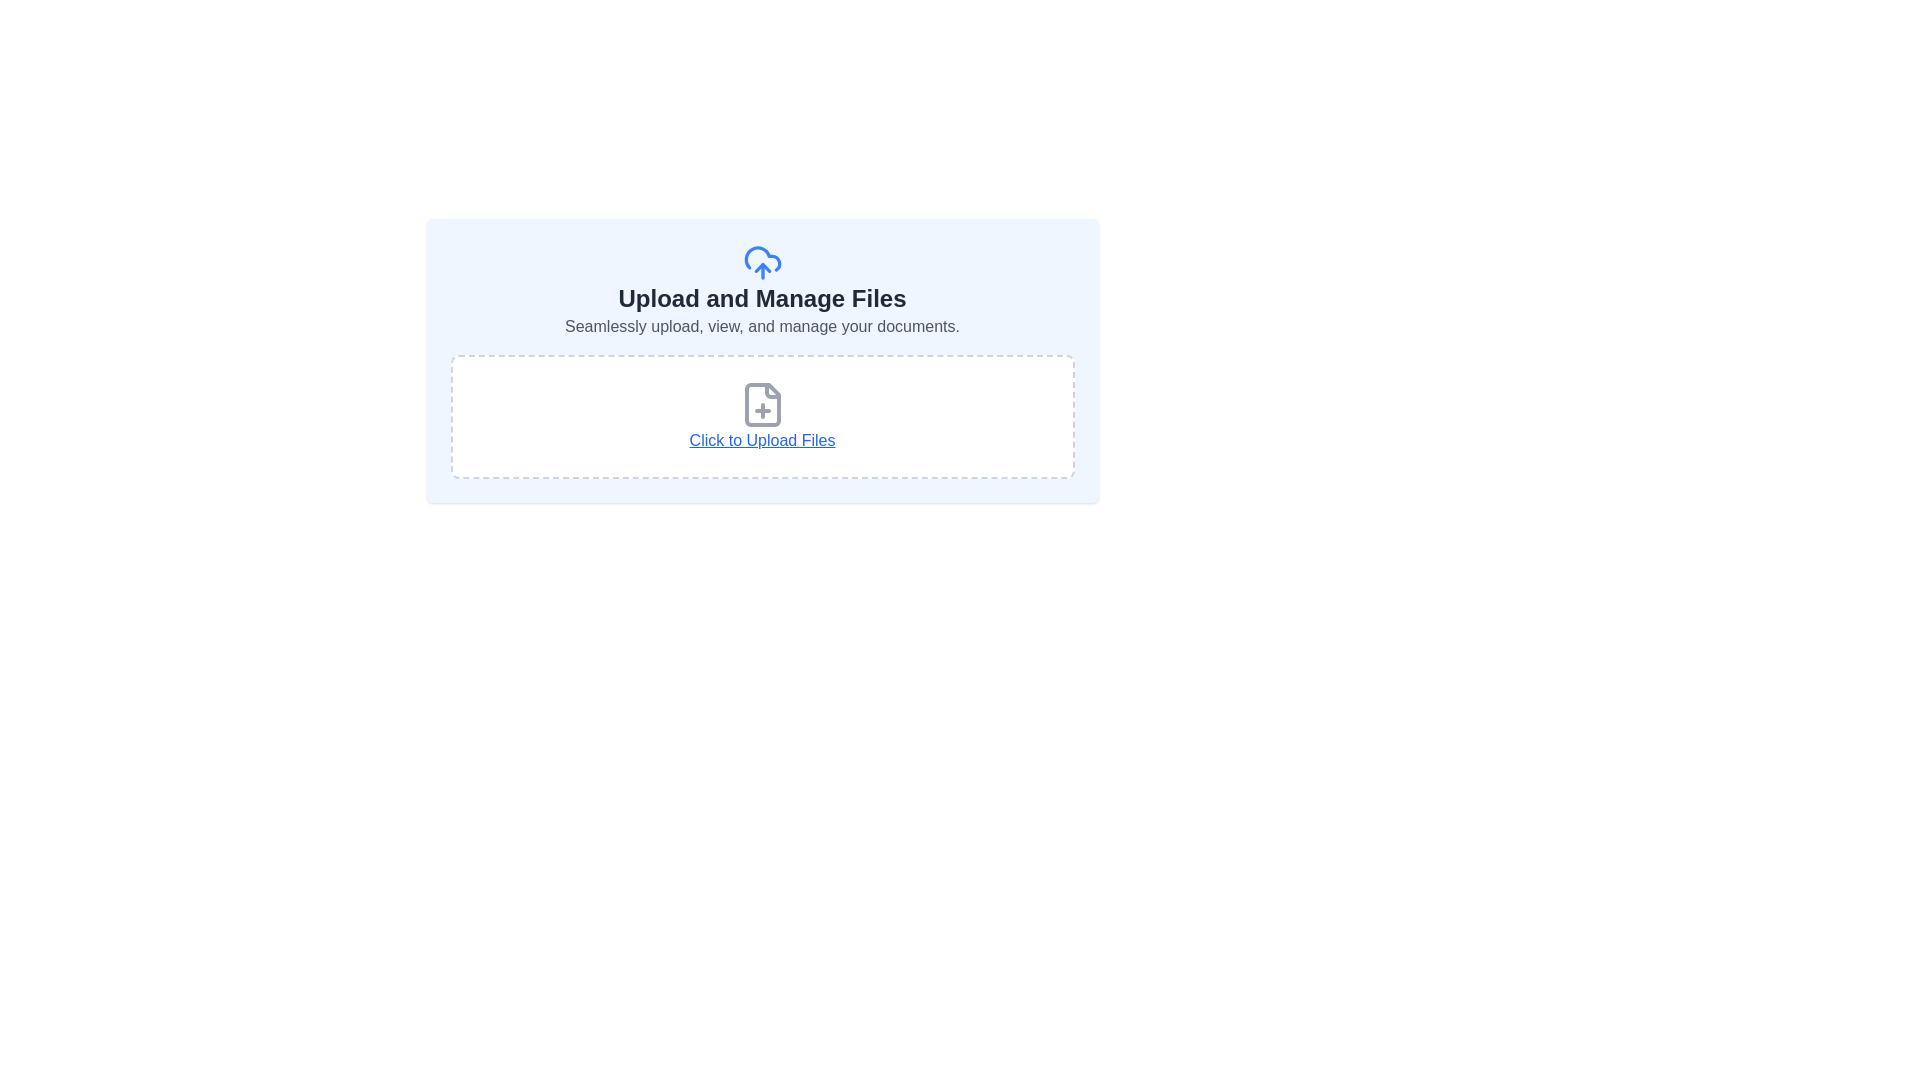 The image size is (1920, 1080). Describe the element at coordinates (761, 326) in the screenshot. I see `the descriptive Text element located below the 'Upload and Manage Files' heading, which provides information about the upload and management system` at that location.